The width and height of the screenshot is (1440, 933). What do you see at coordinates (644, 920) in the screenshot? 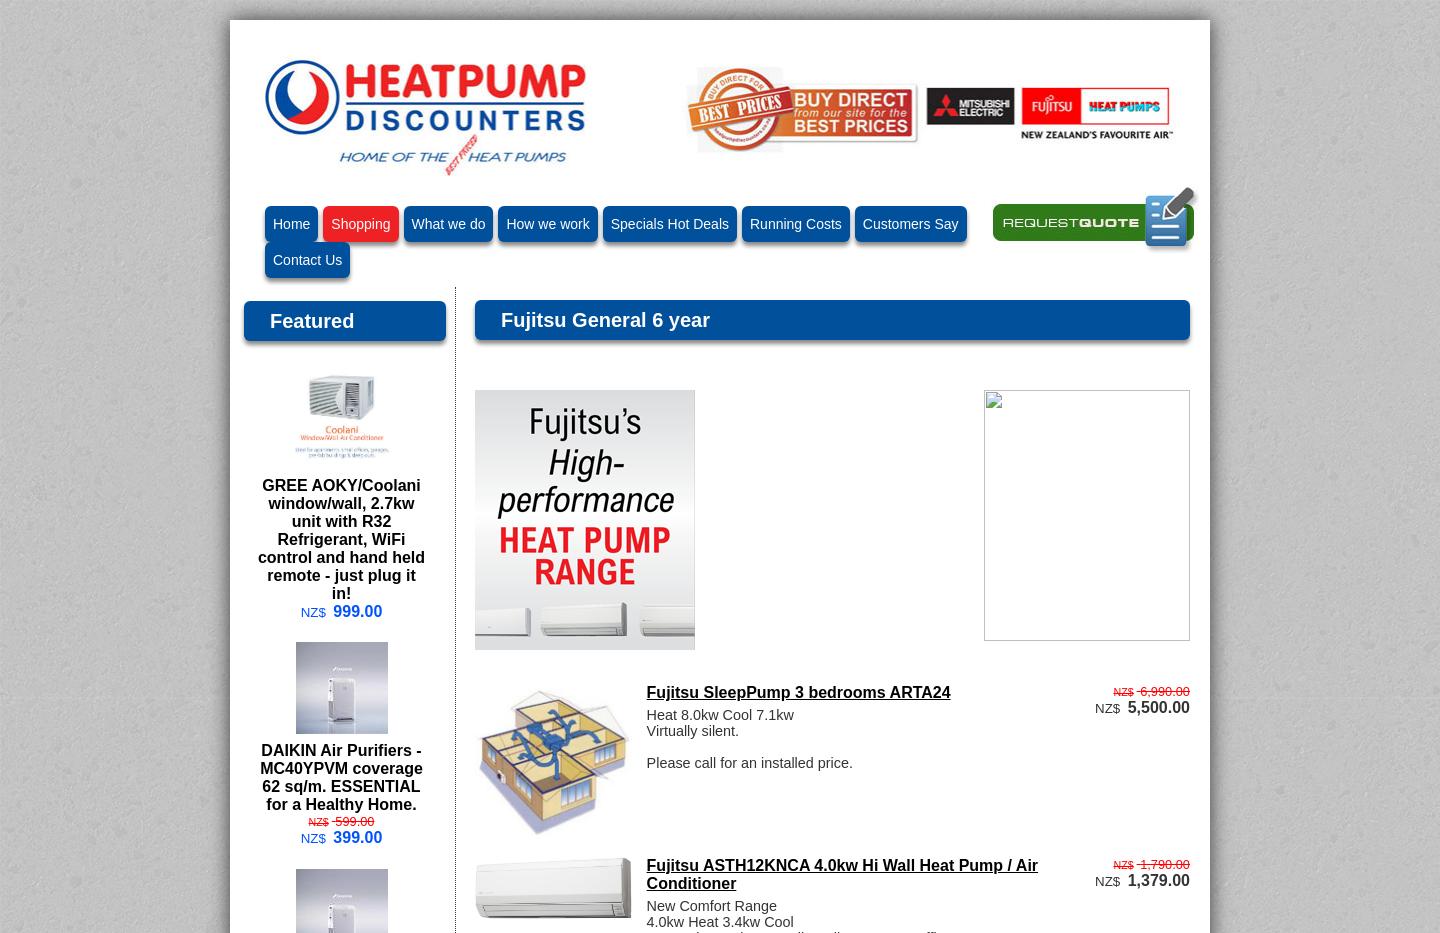
I see `'4.0kw Heat 3.4kw Cool'` at bounding box center [644, 920].